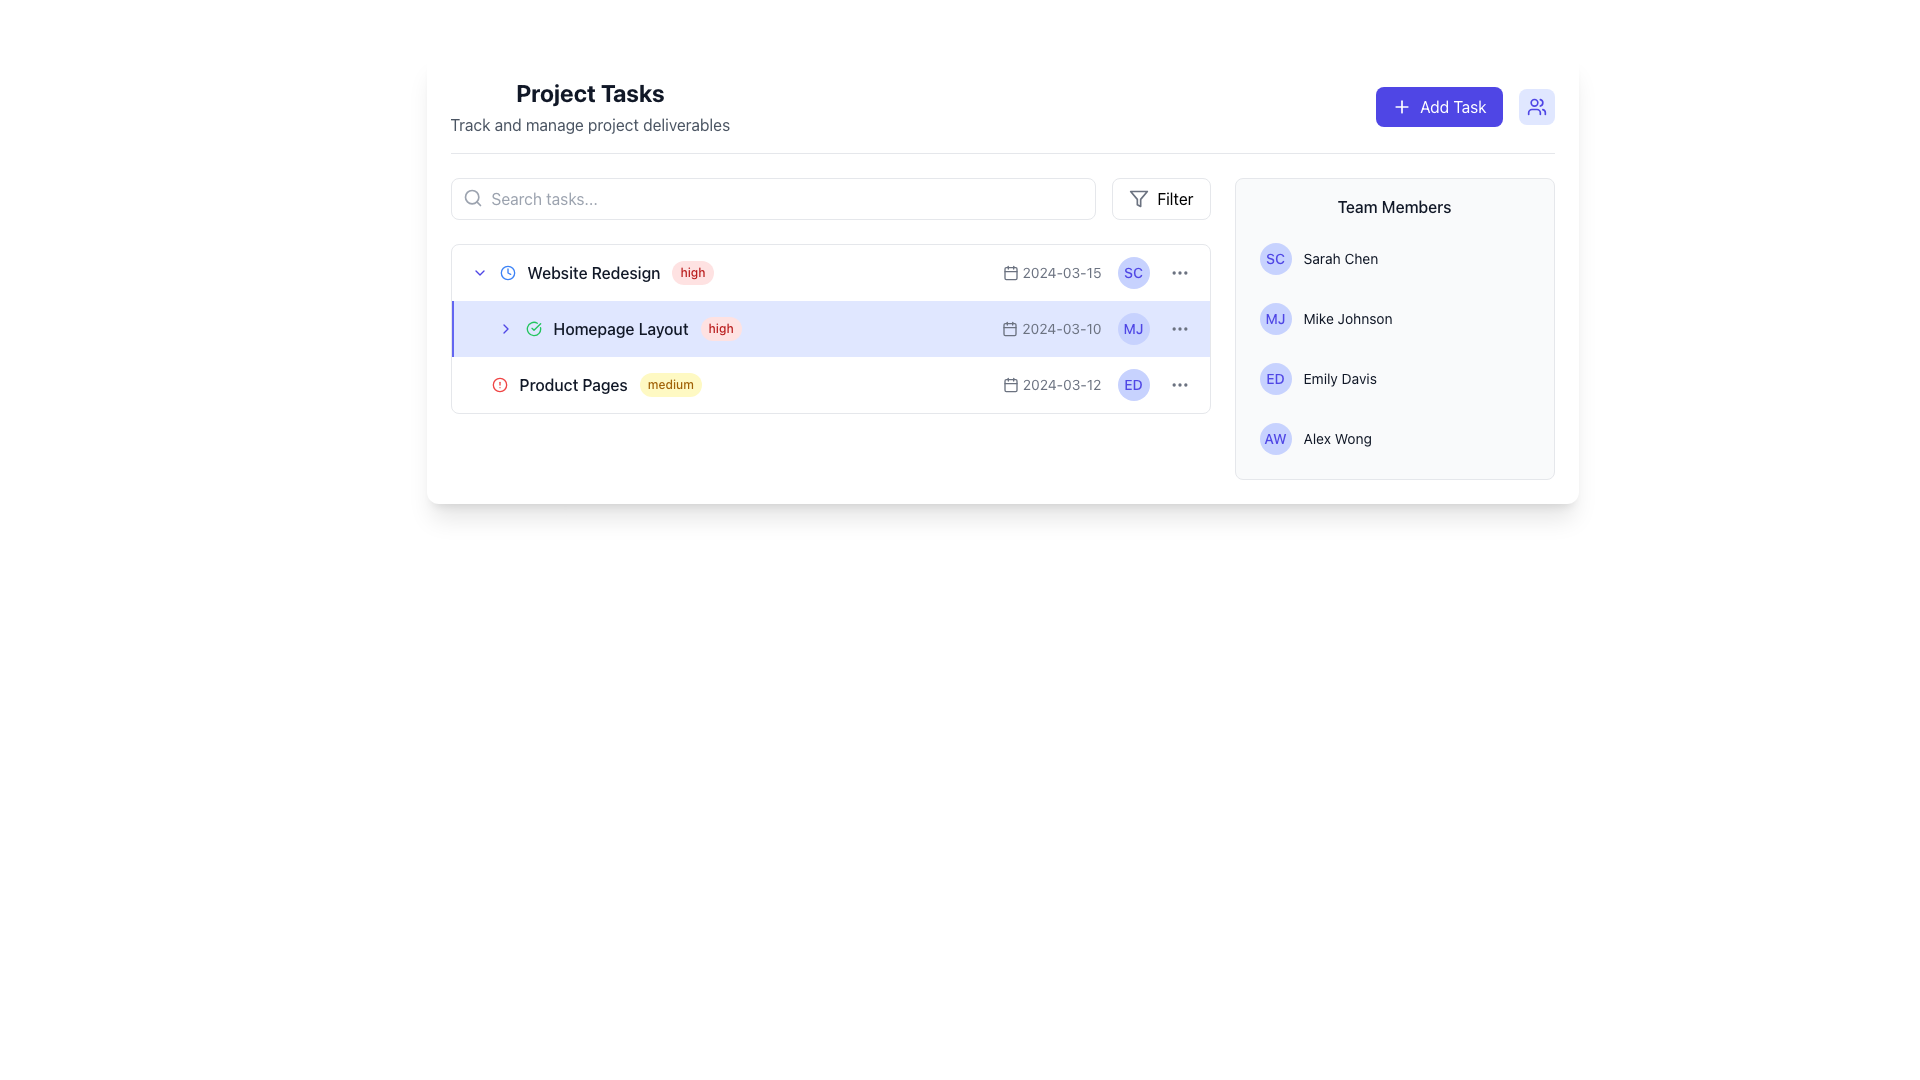 This screenshot has height=1080, width=1920. I want to click on the circular user avatar representing the profile of the assignee with initials 'ED' located near the right end of the row for 'Product Pages', so click(1133, 385).